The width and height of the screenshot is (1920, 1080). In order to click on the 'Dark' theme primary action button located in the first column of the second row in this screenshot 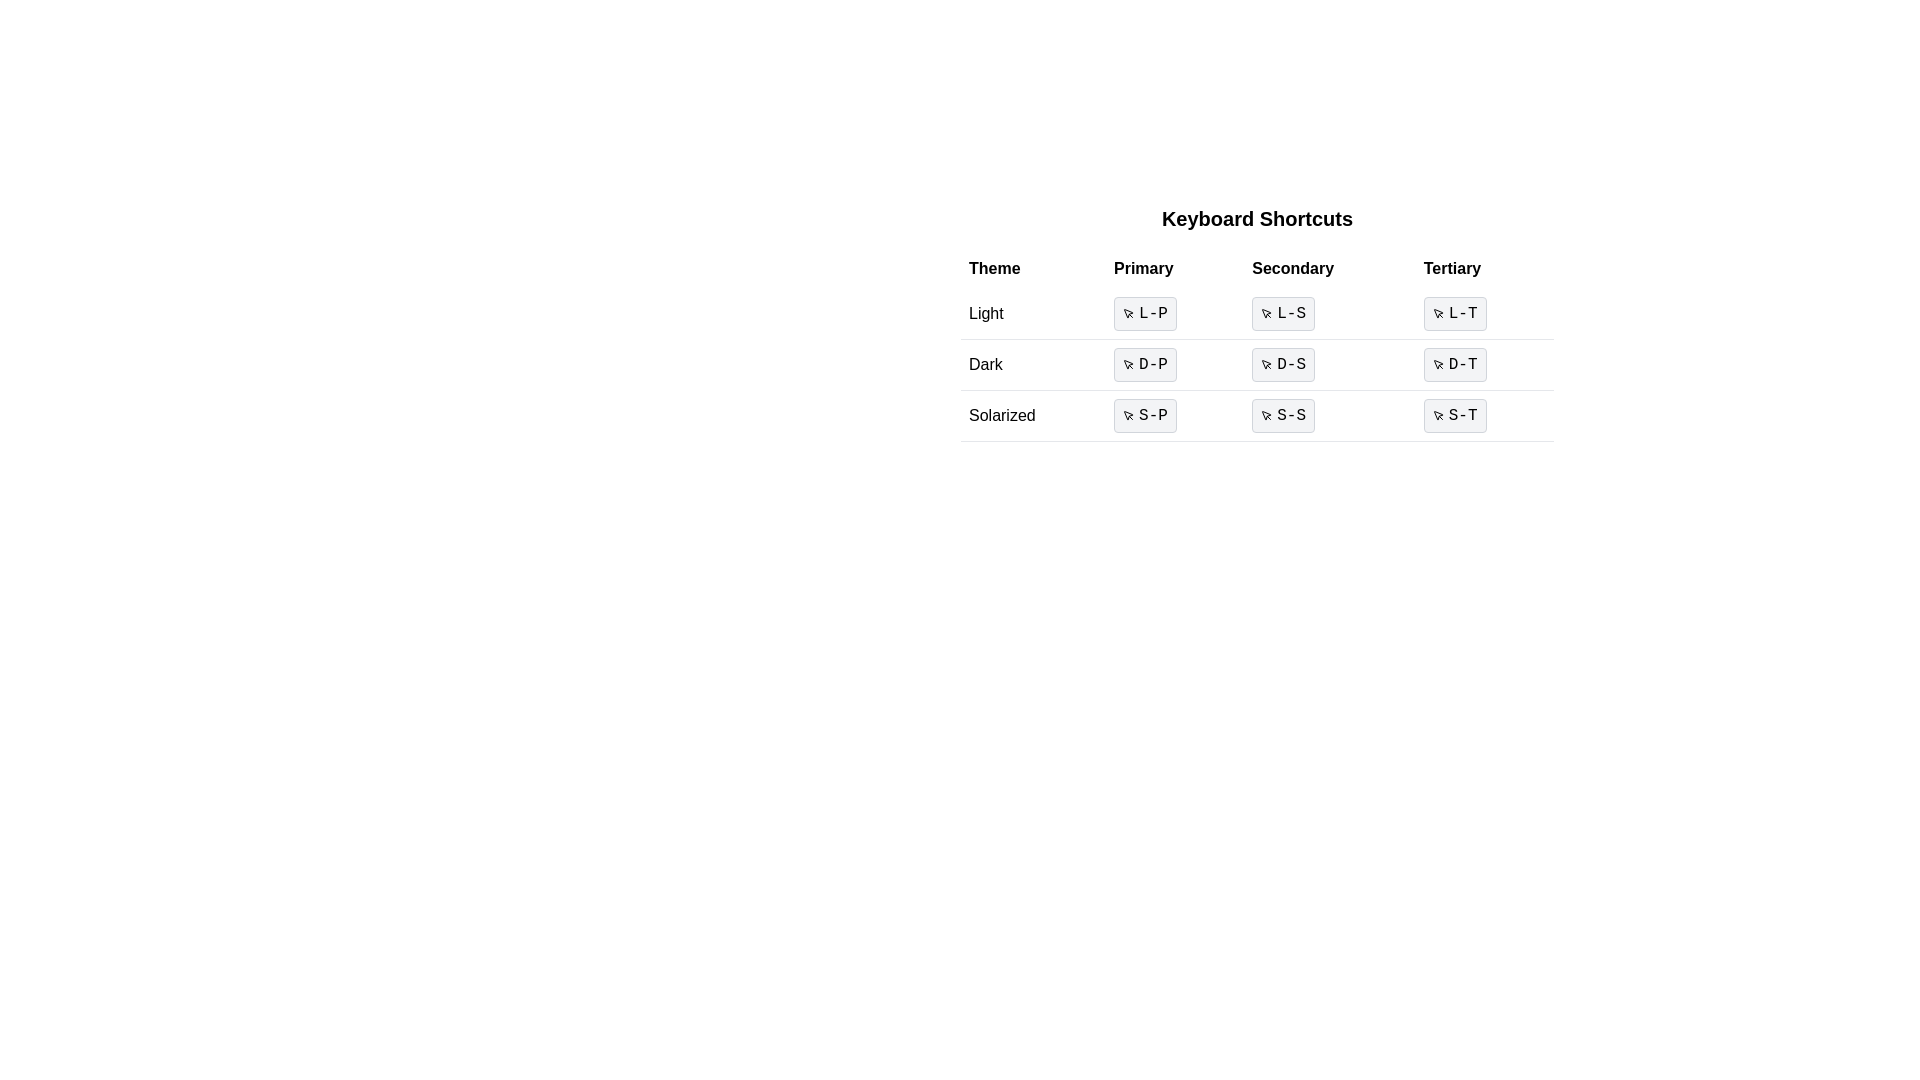, I will do `click(1145, 365)`.